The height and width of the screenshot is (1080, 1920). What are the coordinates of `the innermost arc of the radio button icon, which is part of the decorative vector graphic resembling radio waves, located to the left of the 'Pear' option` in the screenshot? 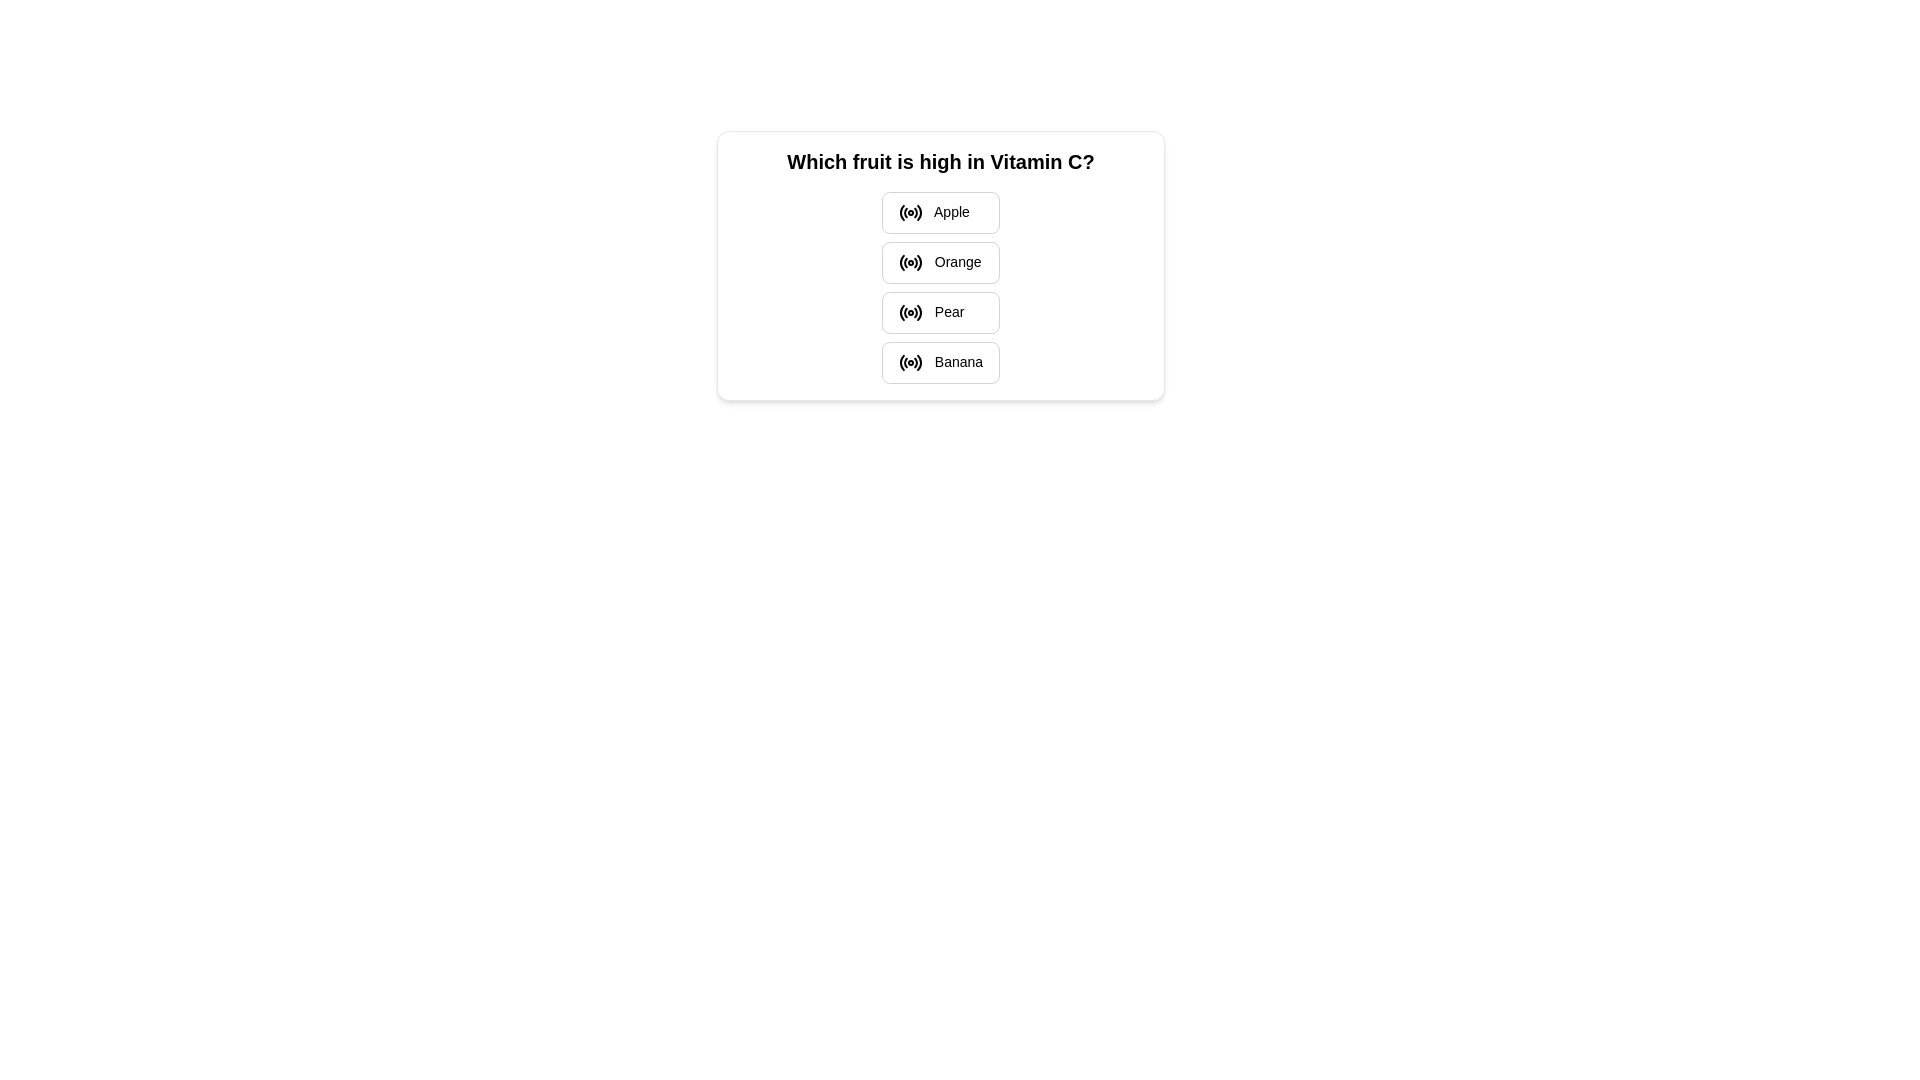 It's located at (901, 312).